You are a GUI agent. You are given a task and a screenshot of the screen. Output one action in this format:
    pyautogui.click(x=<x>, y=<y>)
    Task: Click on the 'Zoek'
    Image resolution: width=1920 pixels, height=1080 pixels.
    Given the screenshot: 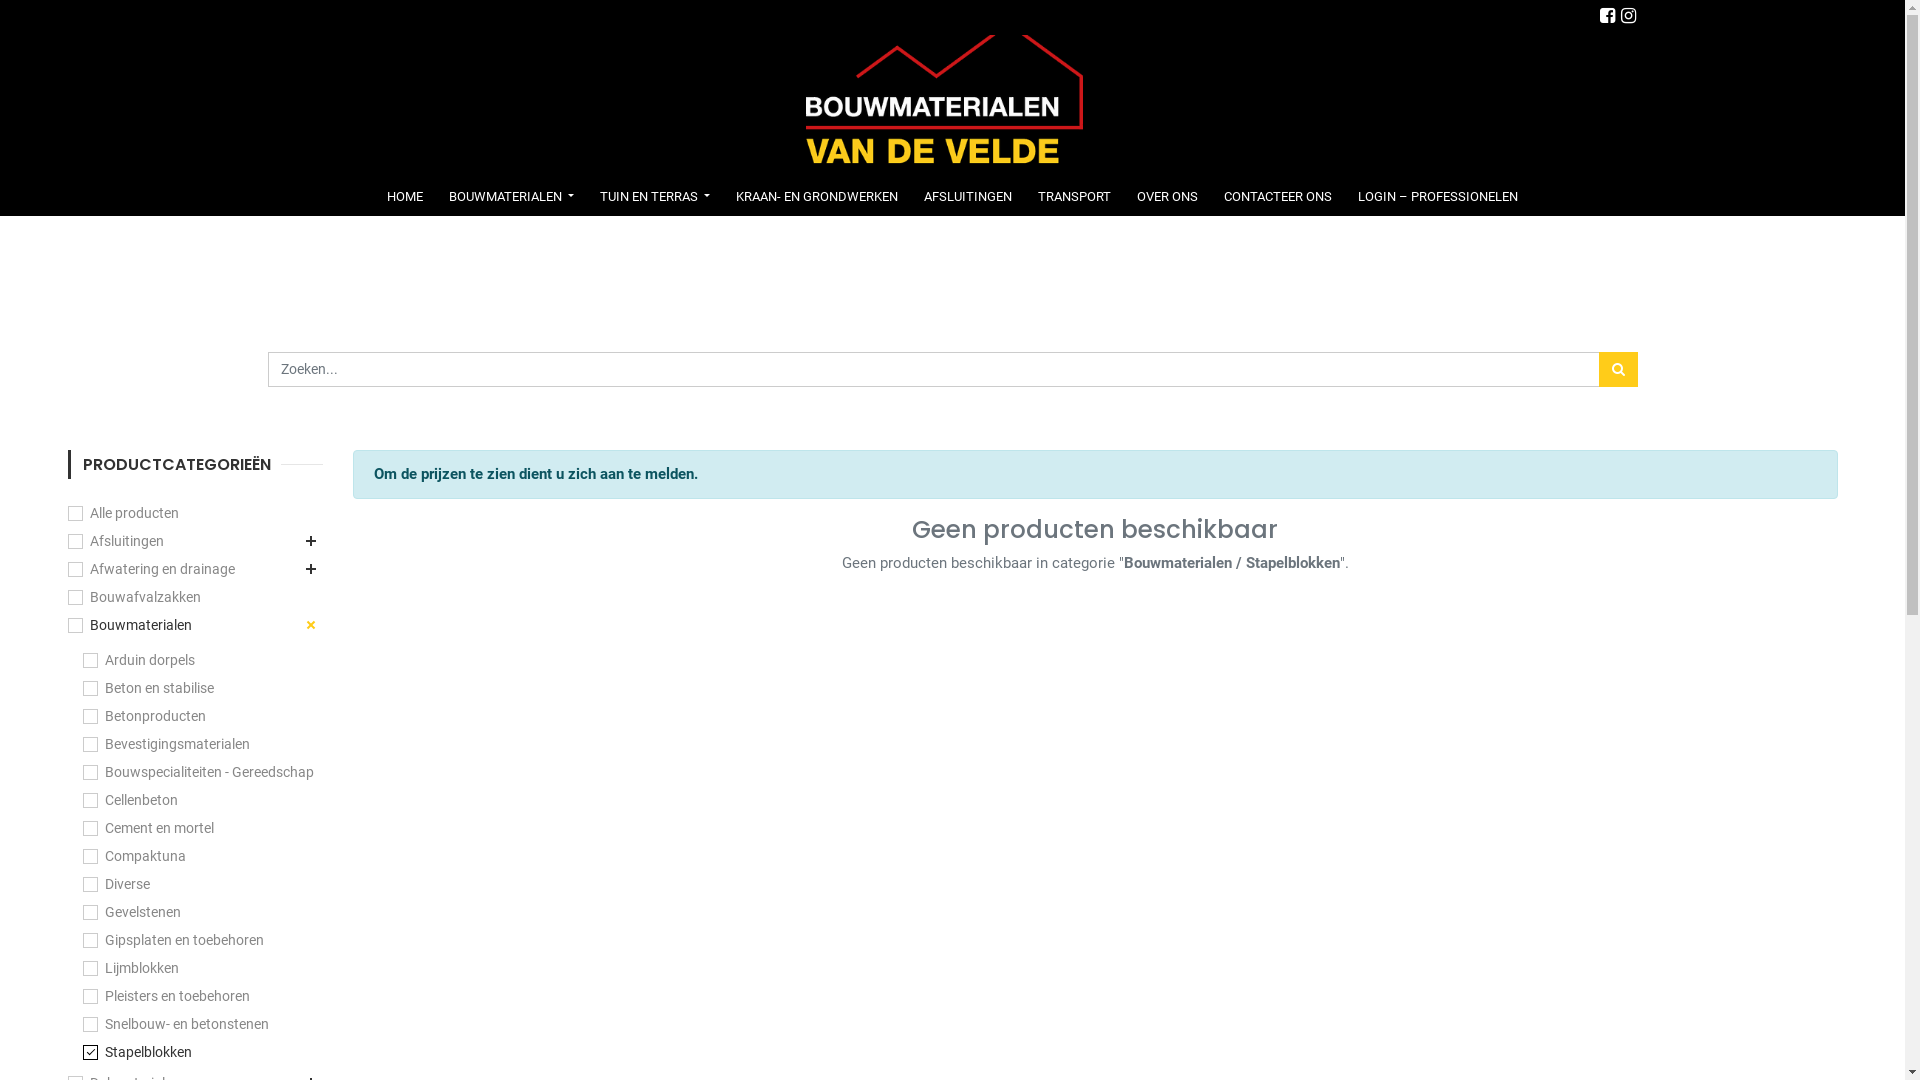 What is the action you would take?
    pyautogui.click(x=1597, y=369)
    